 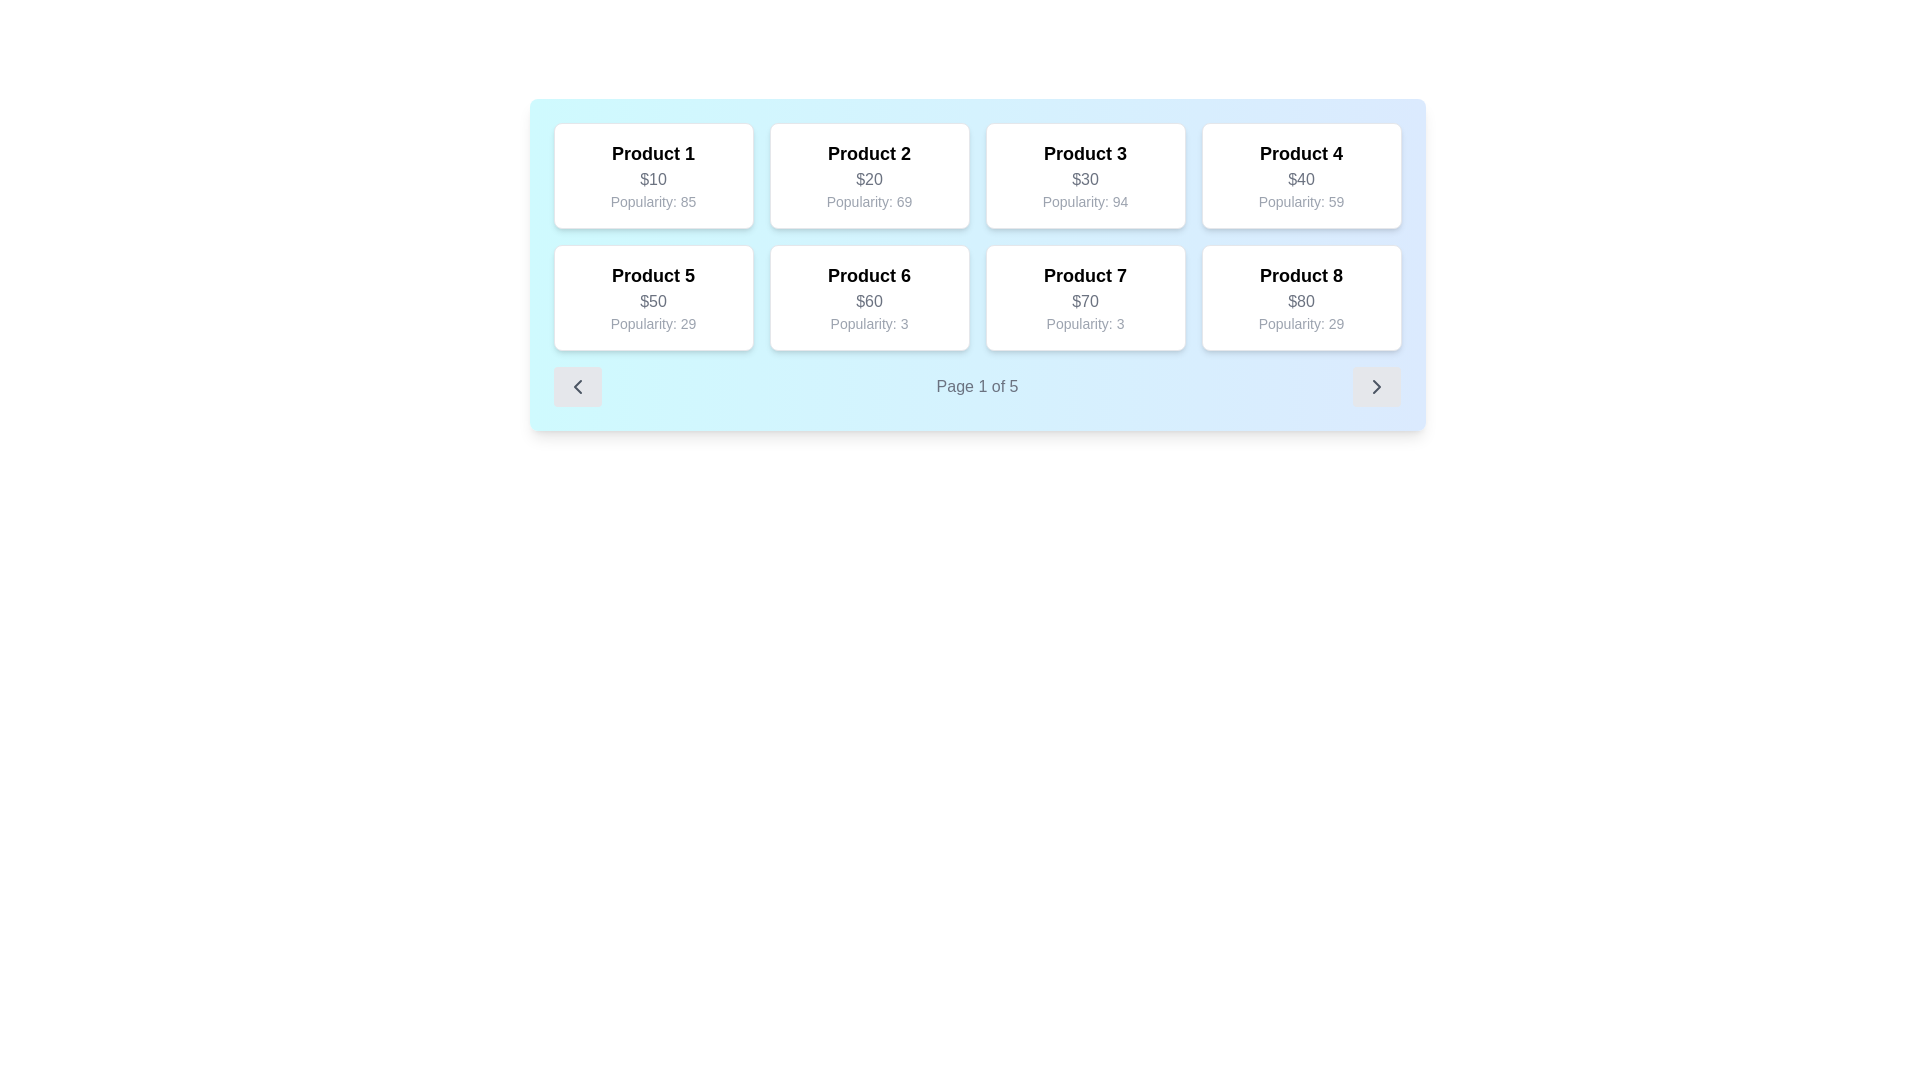 I want to click on the price text label displaying '$40' for 'Product 4', which is located below the product name and above the popularity information, so click(x=1301, y=180).